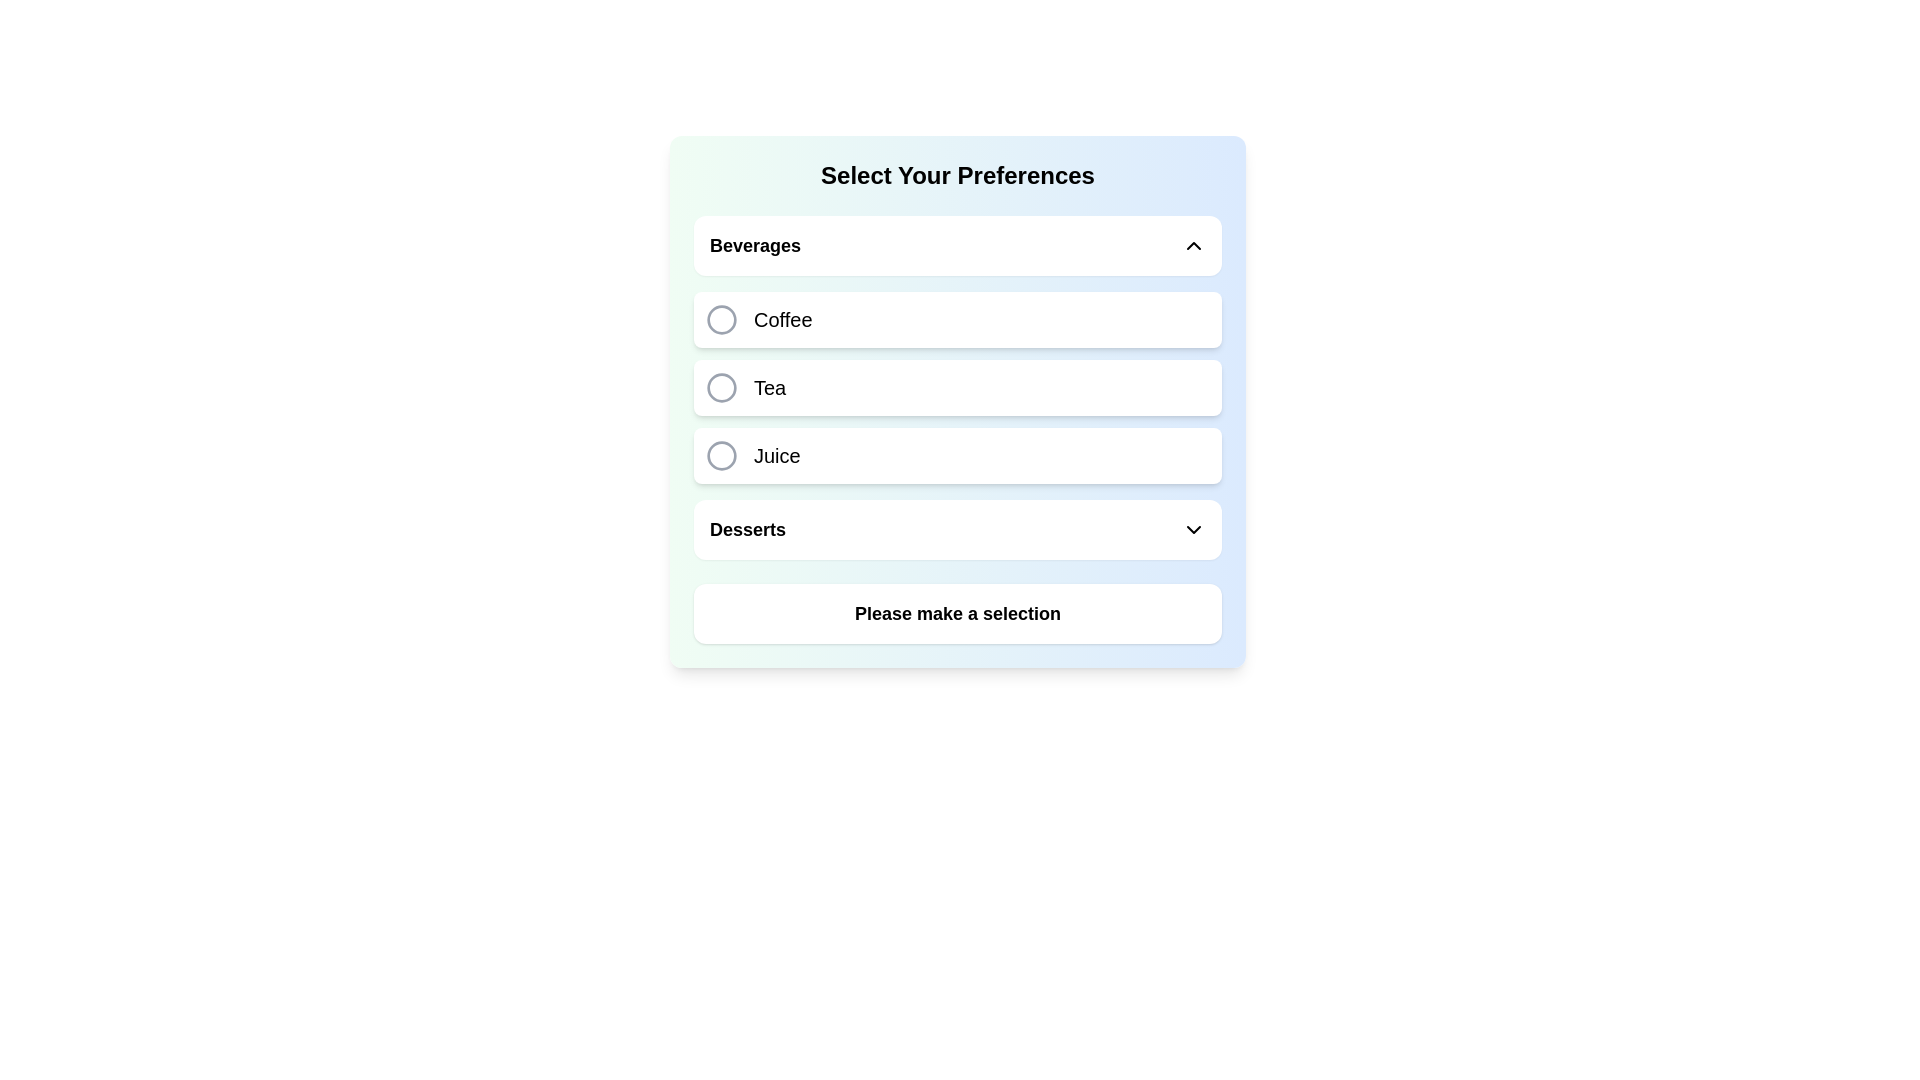 The height and width of the screenshot is (1080, 1920). What do you see at coordinates (957, 455) in the screenshot?
I see `the third option labeled 'Juice' in the Beverages section` at bounding box center [957, 455].